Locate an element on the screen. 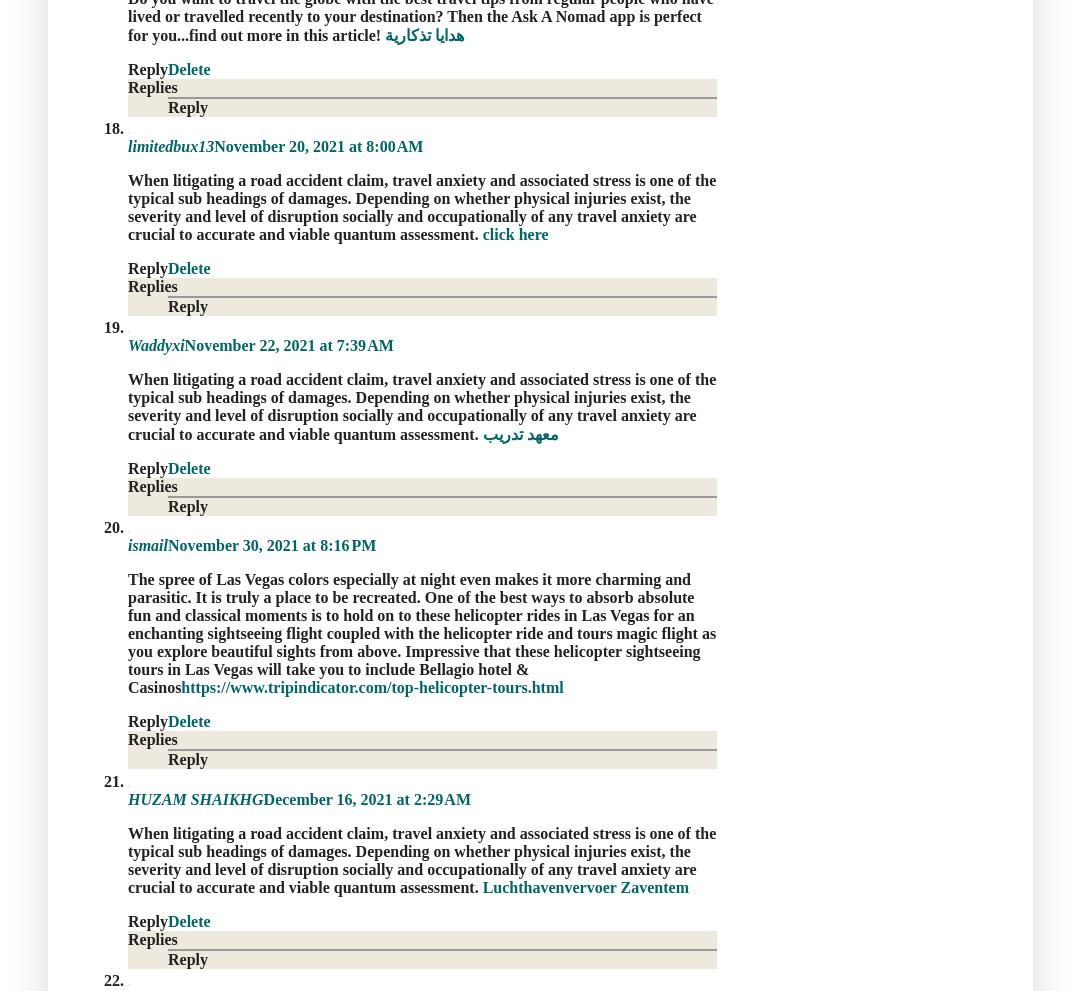  'December 16, 2021 at 2:29 AM' is located at coordinates (365, 798).